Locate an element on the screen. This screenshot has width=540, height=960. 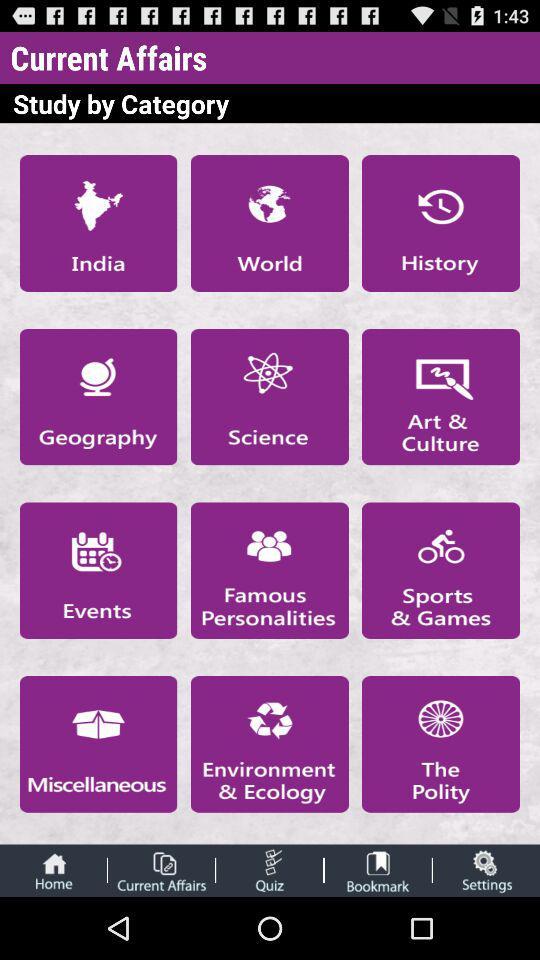
choose science category is located at coordinates (269, 396).